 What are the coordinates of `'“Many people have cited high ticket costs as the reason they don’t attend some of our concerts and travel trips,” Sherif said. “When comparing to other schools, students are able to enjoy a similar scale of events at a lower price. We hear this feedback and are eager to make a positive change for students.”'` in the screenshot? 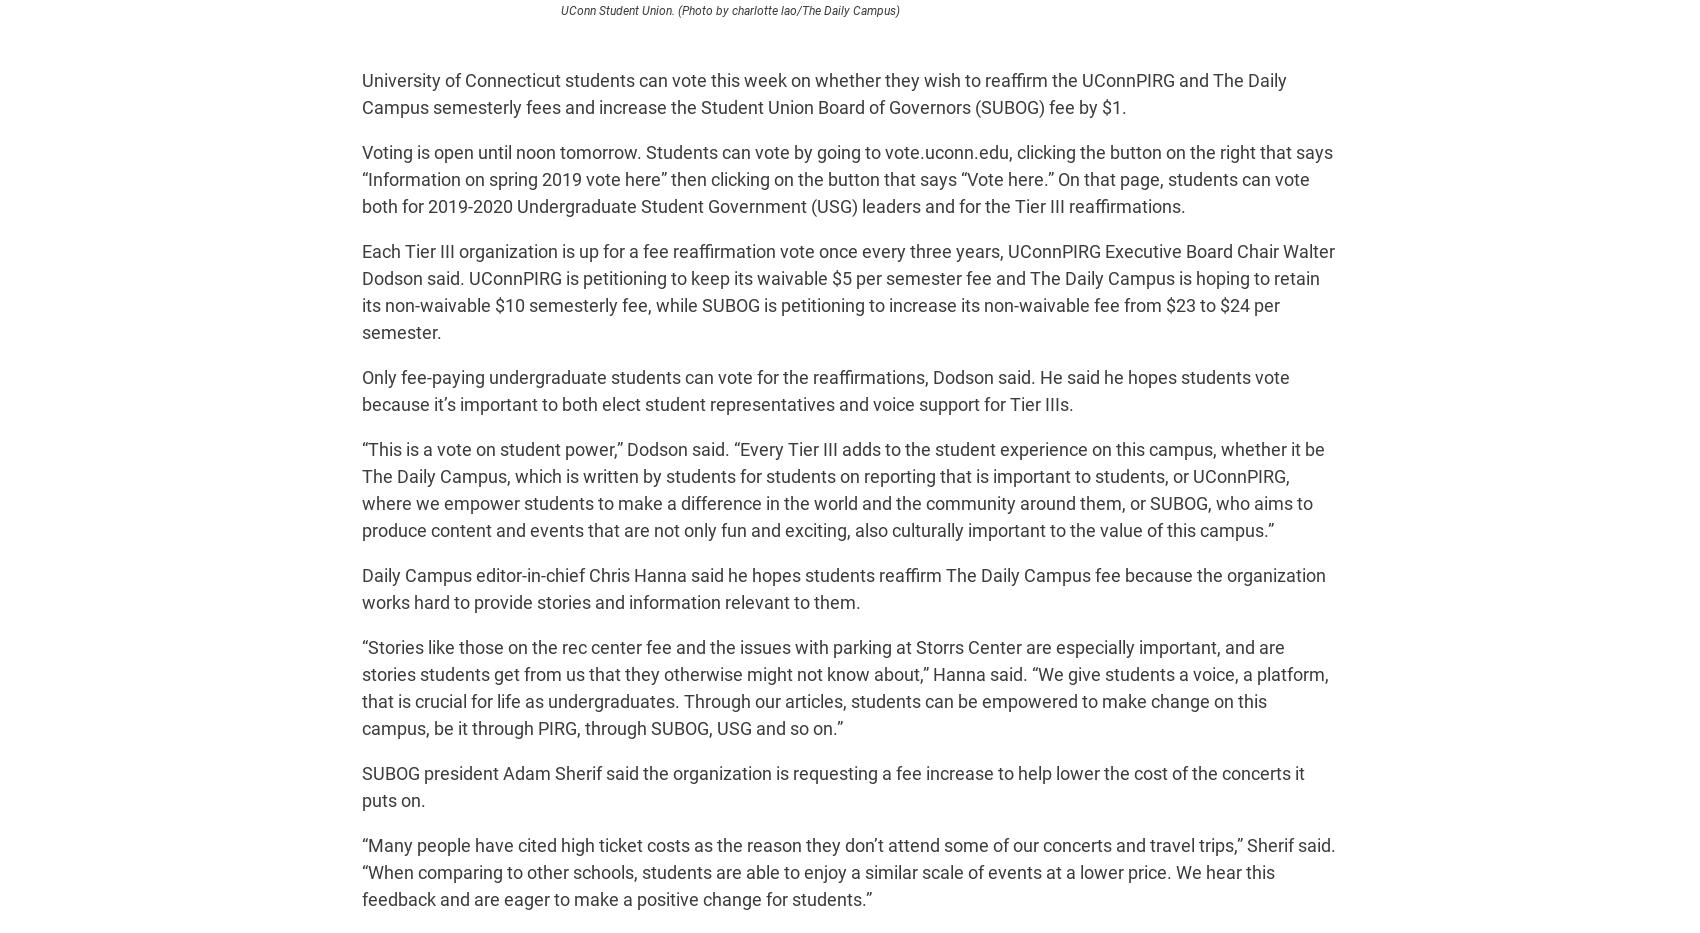 It's located at (847, 871).